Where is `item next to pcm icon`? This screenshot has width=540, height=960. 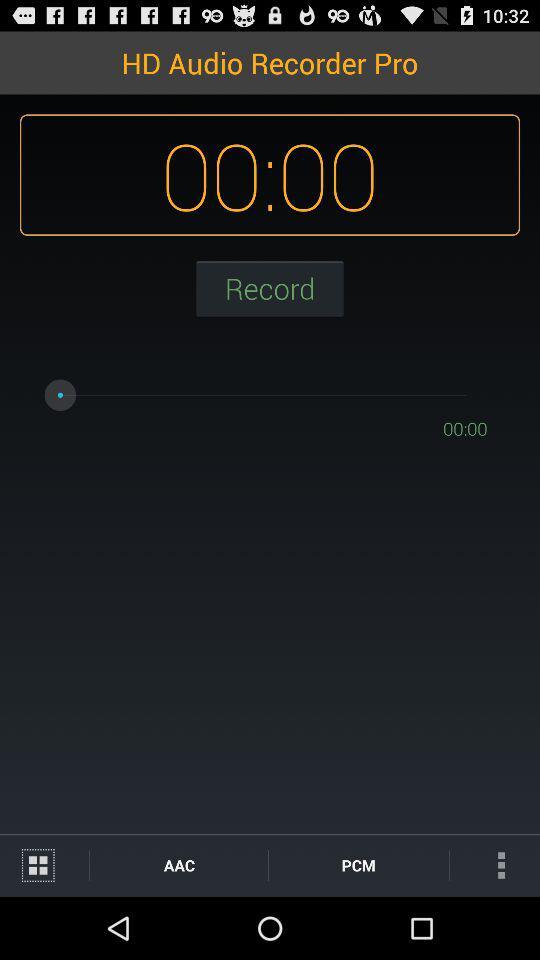 item next to pcm icon is located at coordinates (179, 864).